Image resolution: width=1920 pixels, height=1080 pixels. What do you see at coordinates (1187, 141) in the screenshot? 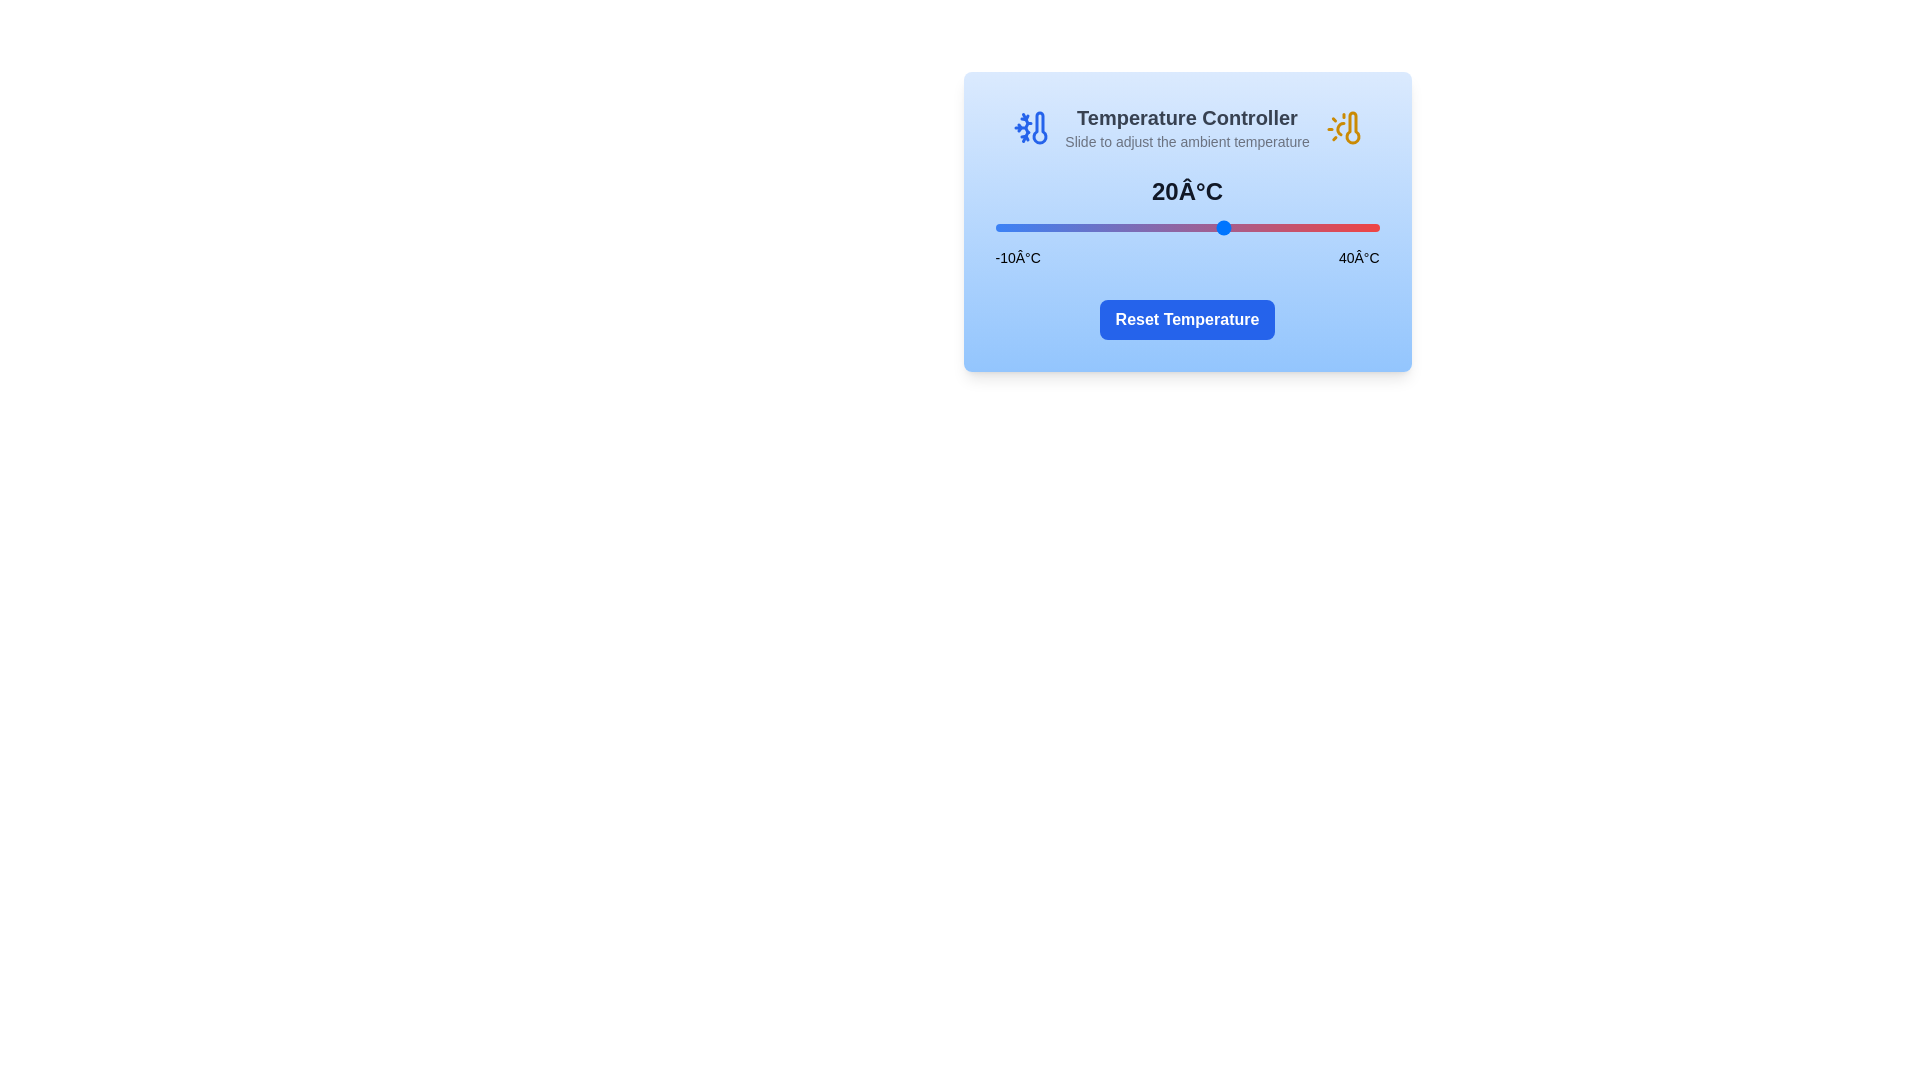
I see `text label that says 'Slide to adjust the ambient temperature', which is styled with a smaller font size and gray color, located below the 'Temperature Controller' header` at bounding box center [1187, 141].